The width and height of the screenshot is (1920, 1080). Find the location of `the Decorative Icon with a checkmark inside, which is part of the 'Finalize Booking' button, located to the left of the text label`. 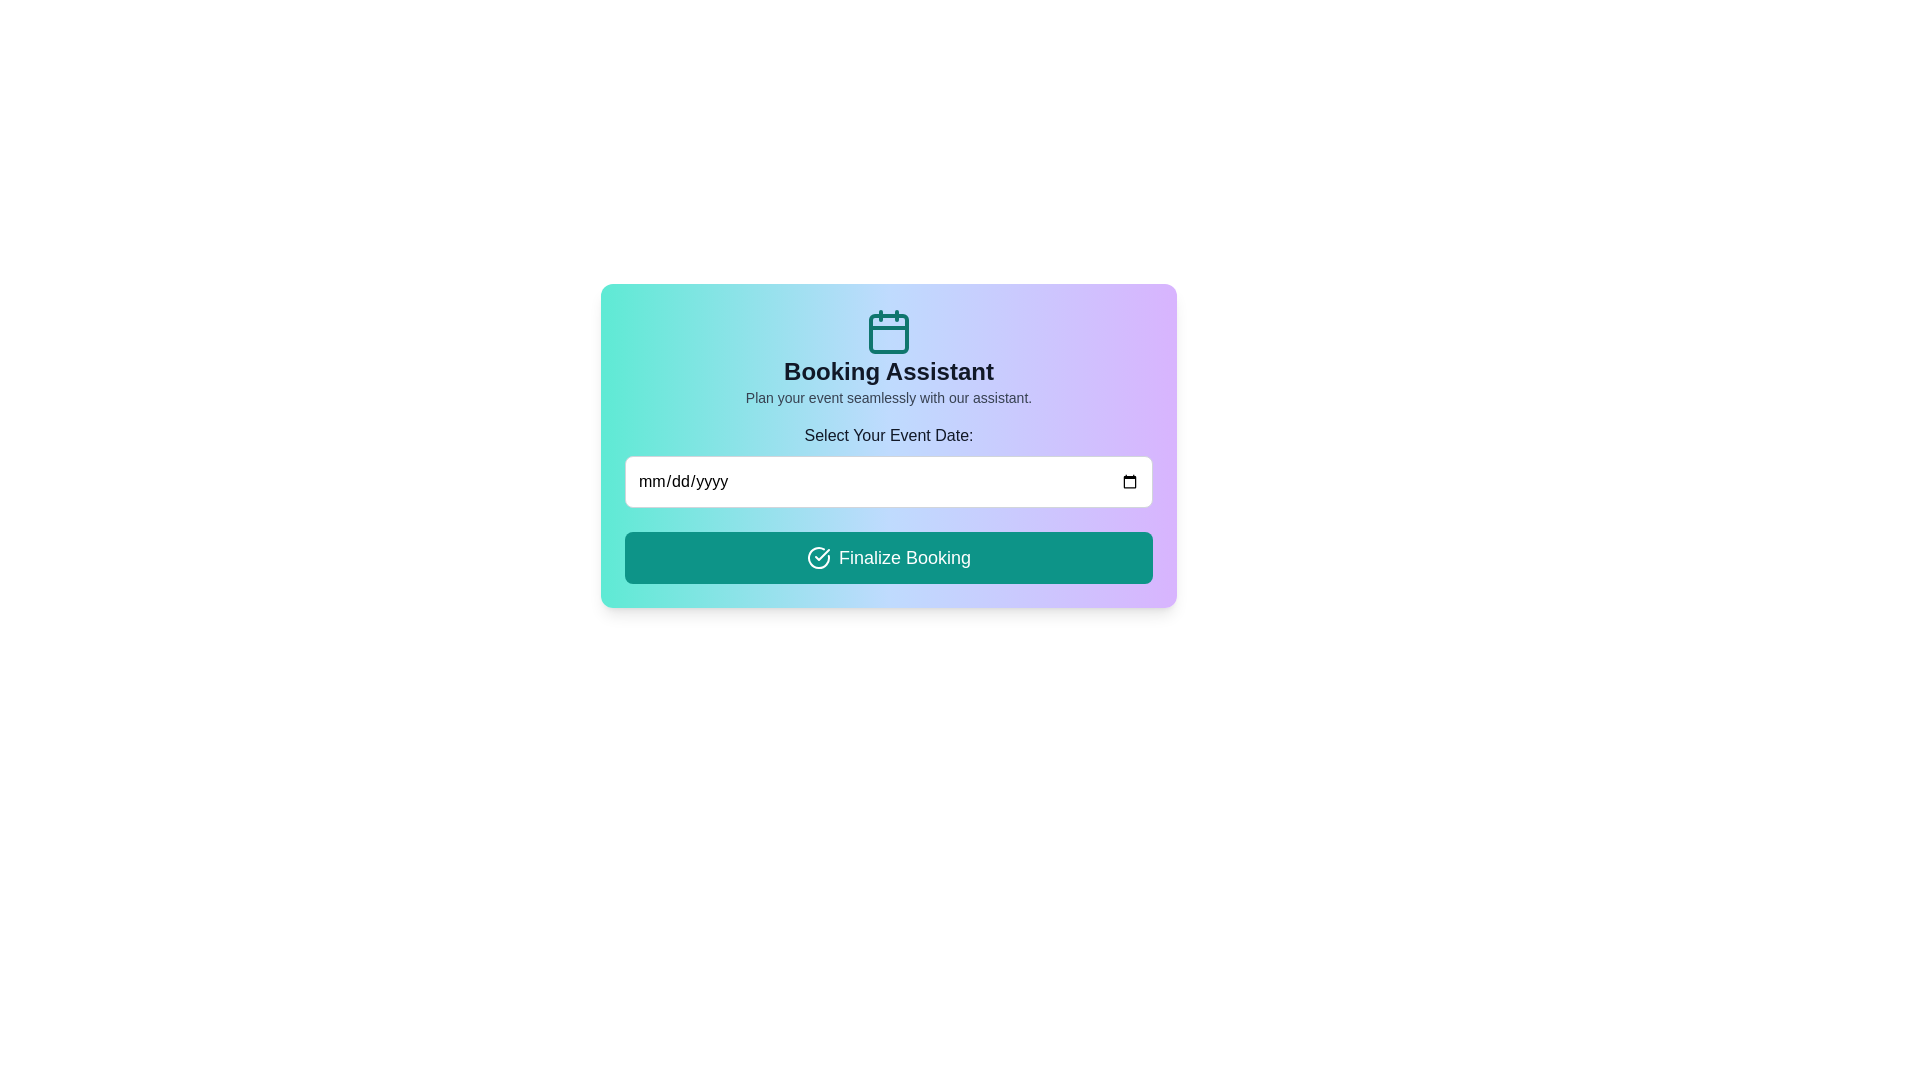

the Decorative Icon with a checkmark inside, which is part of the 'Finalize Booking' button, located to the left of the text label is located at coordinates (818, 558).